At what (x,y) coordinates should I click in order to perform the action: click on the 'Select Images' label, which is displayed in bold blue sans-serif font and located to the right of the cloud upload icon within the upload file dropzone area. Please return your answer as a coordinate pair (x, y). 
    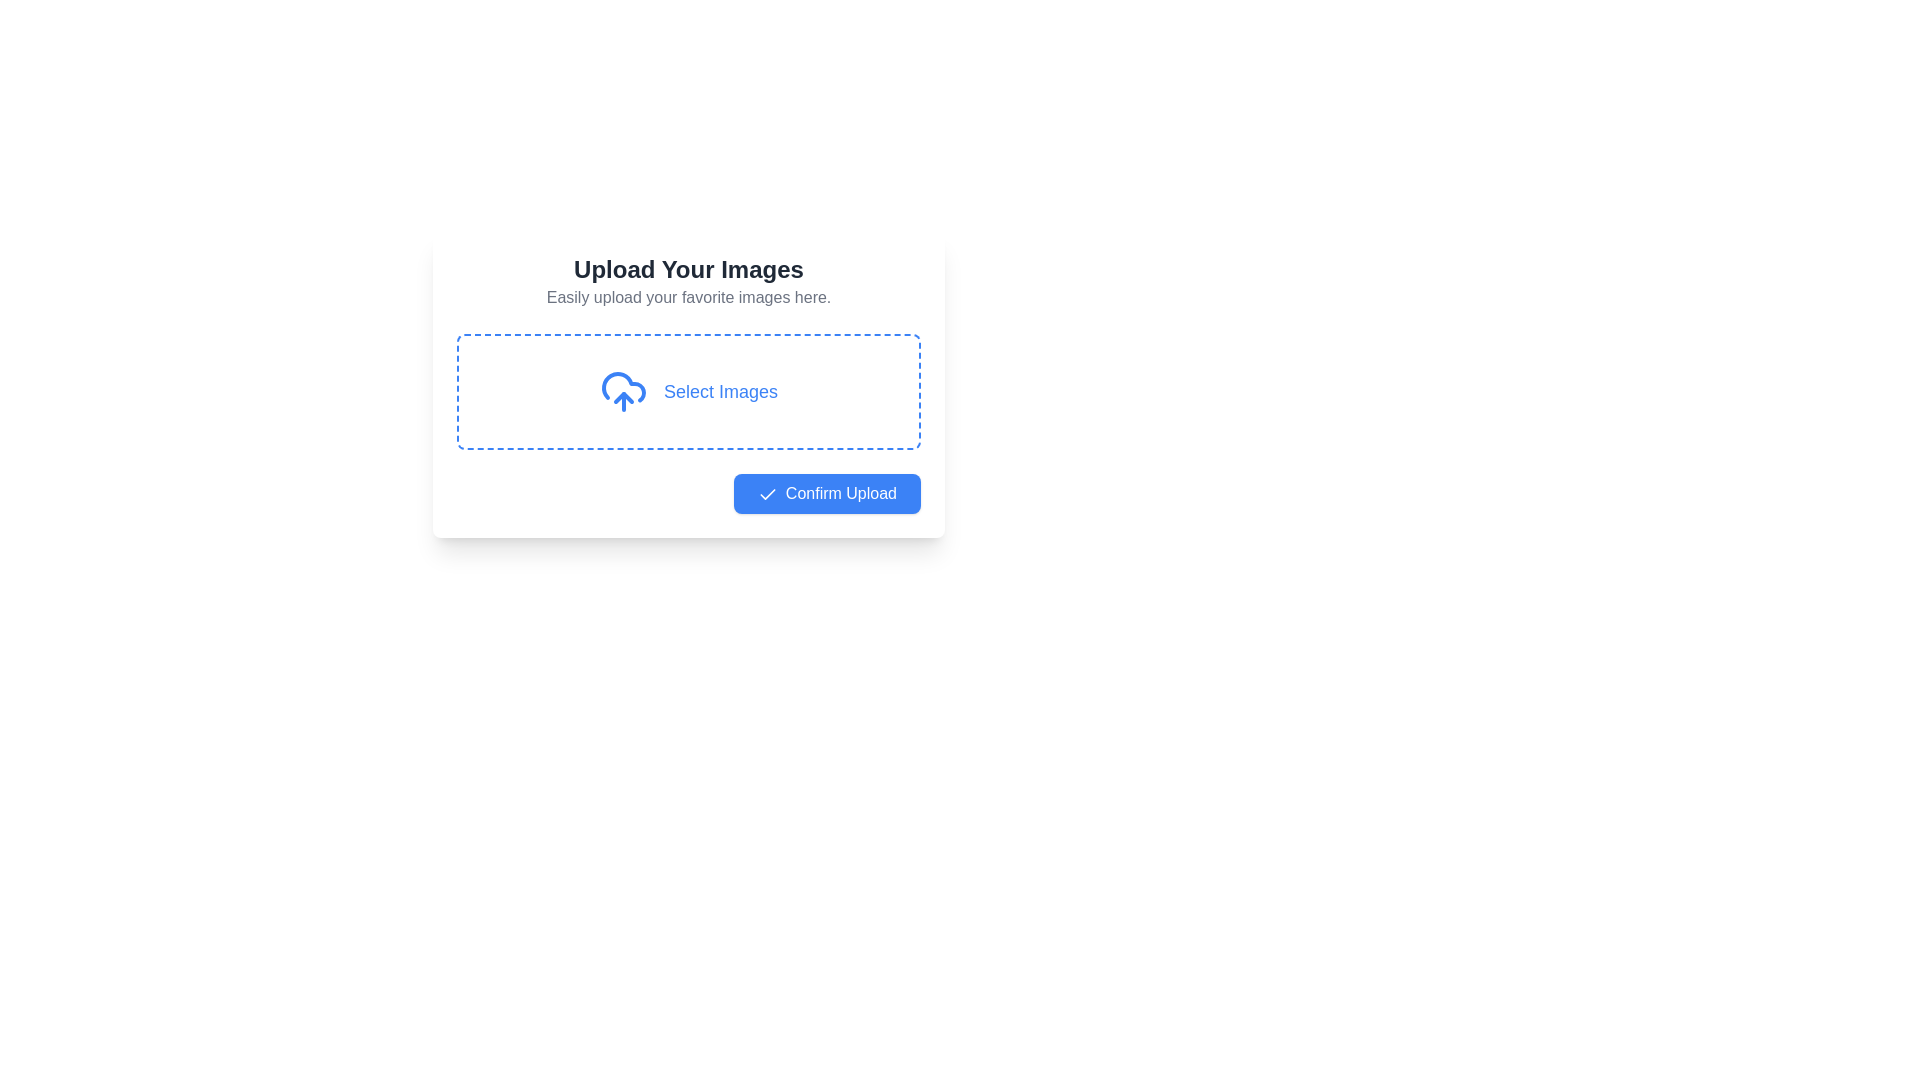
    Looking at the image, I should click on (720, 392).